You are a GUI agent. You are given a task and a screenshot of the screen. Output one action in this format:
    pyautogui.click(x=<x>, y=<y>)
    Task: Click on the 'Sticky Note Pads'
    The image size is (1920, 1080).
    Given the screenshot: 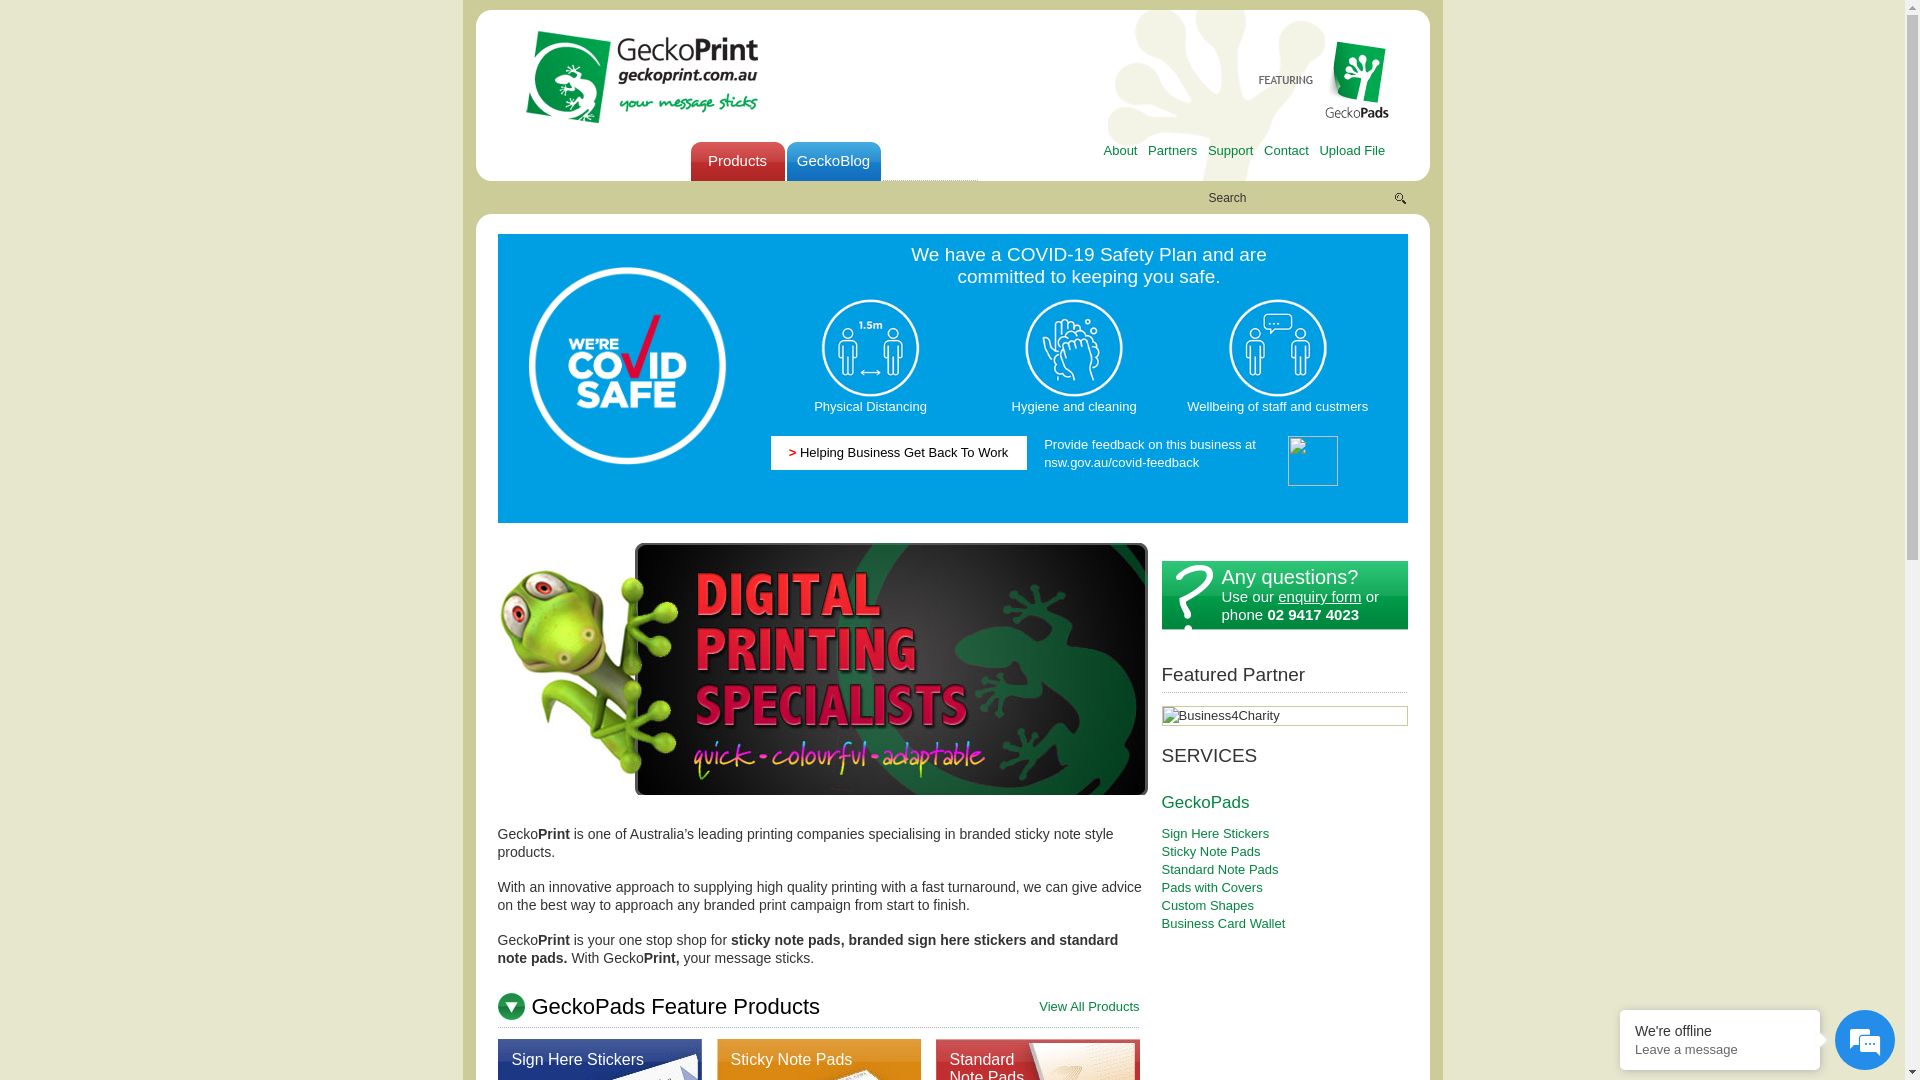 What is the action you would take?
    pyautogui.click(x=790, y=1058)
    